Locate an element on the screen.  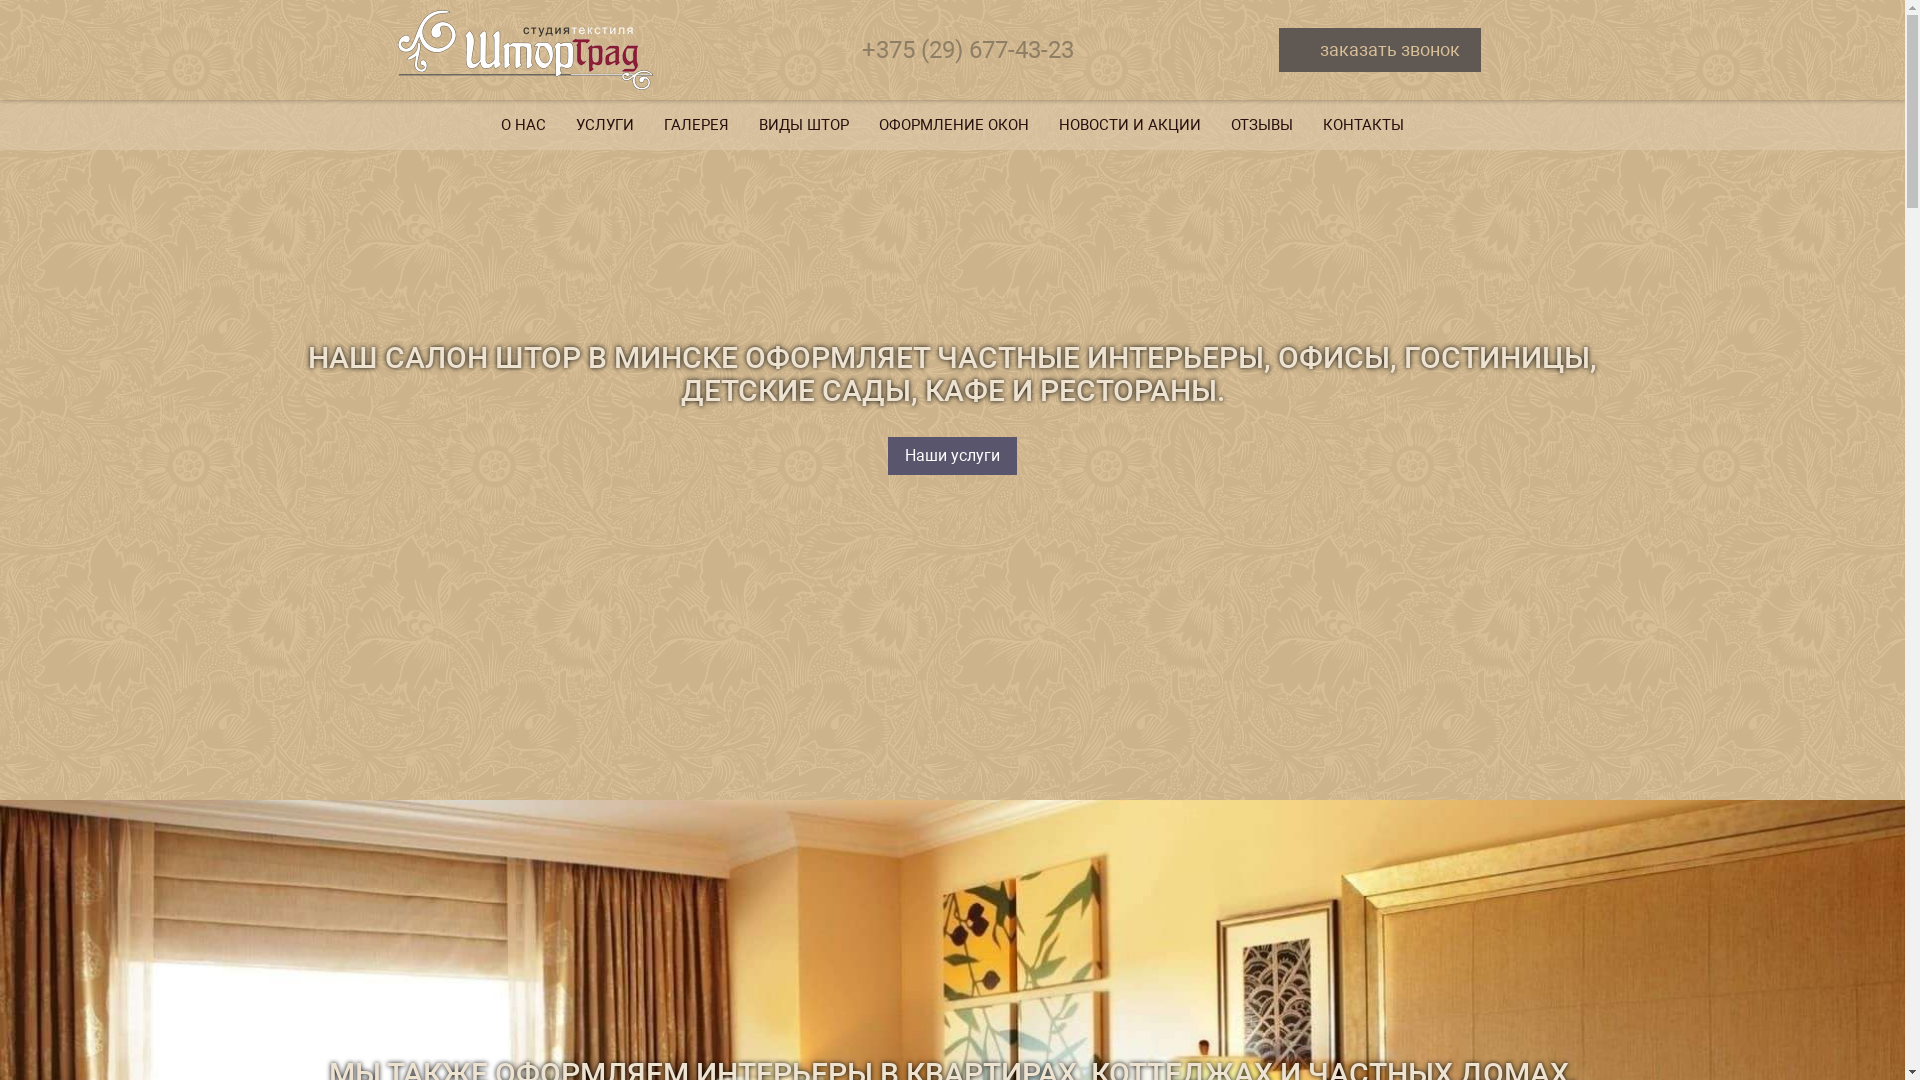
'+375 (29) 677-43-23' is located at coordinates (968, 49).